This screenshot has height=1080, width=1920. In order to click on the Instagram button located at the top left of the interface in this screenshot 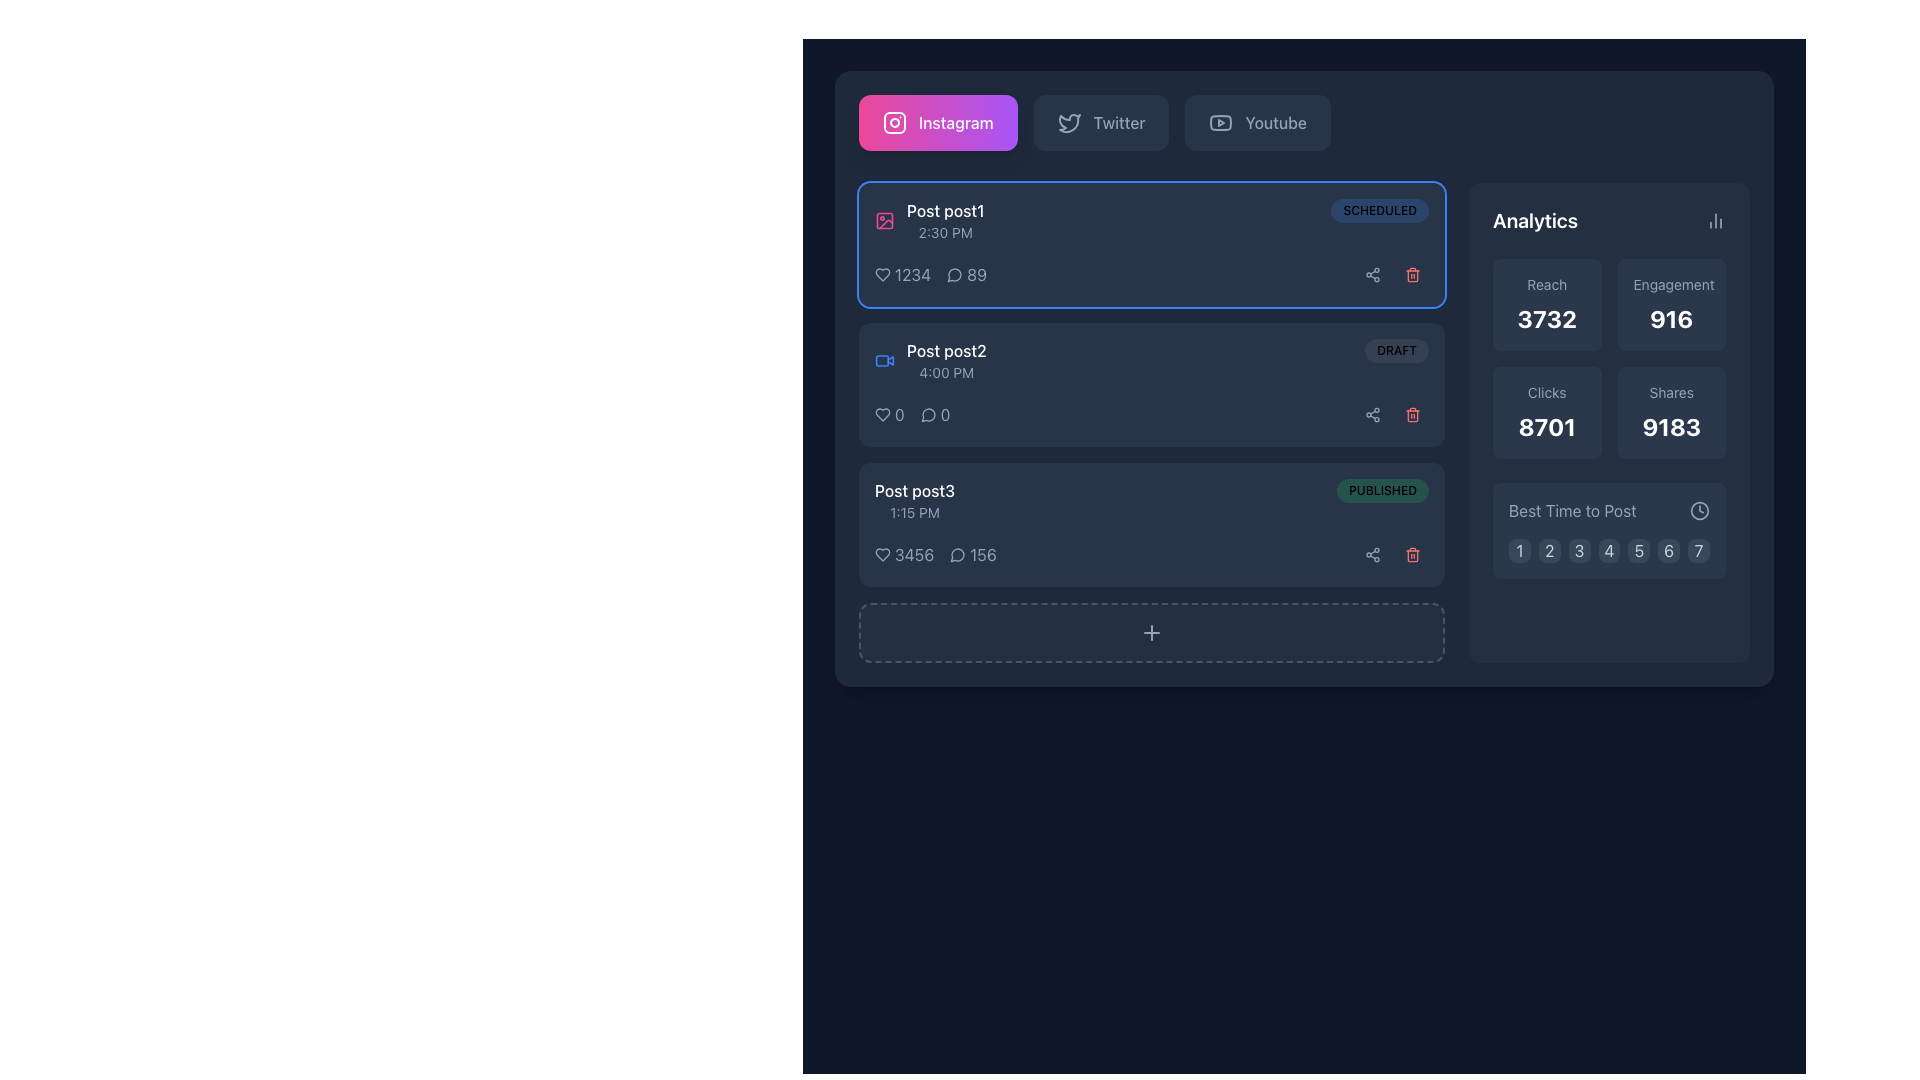, I will do `click(937, 123)`.